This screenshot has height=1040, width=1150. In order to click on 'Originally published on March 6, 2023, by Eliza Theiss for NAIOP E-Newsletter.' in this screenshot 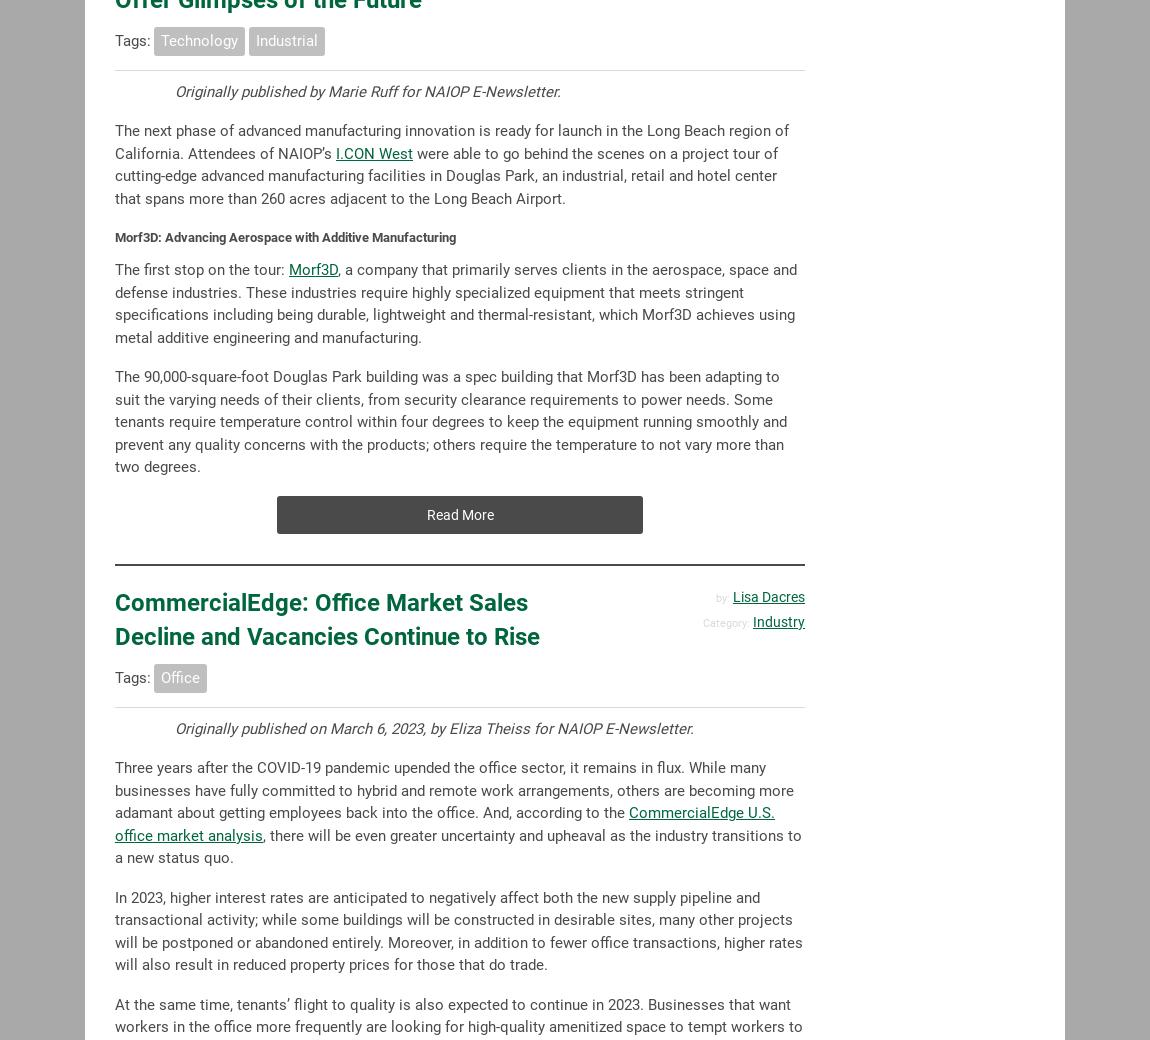, I will do `click(434, 728)`.